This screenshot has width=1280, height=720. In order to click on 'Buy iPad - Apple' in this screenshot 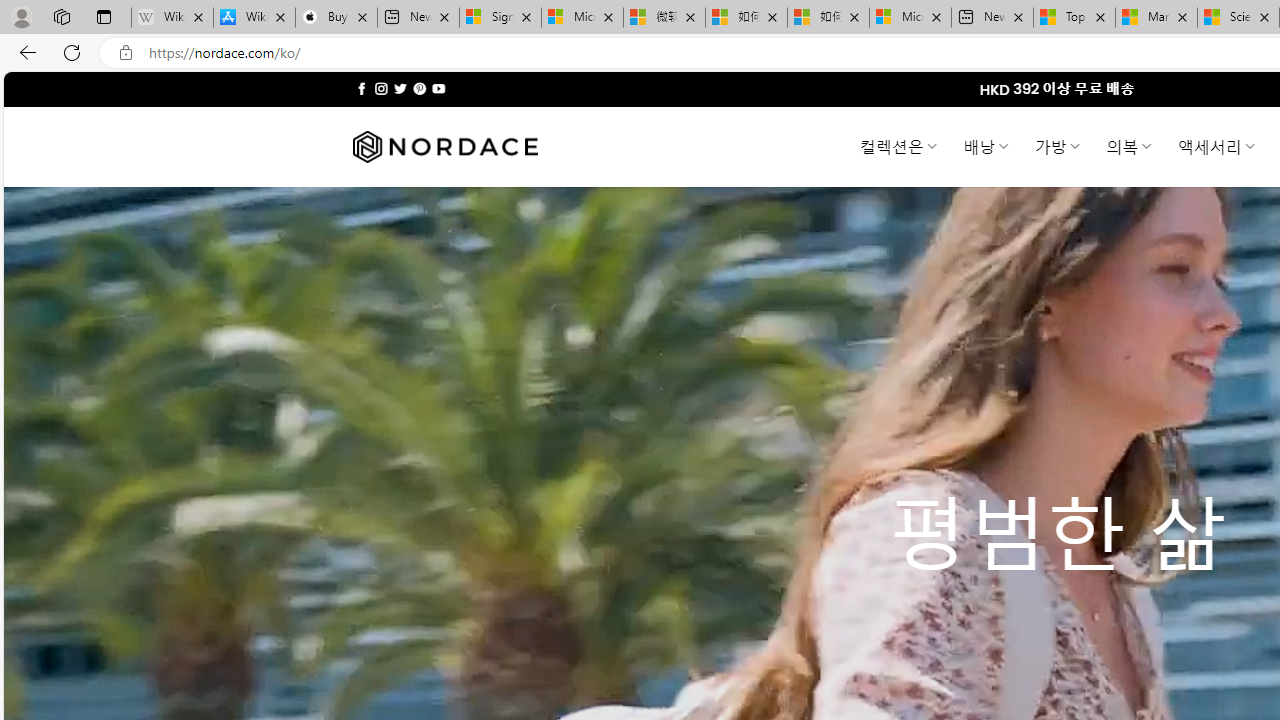, I will do `click(336, 17)`.